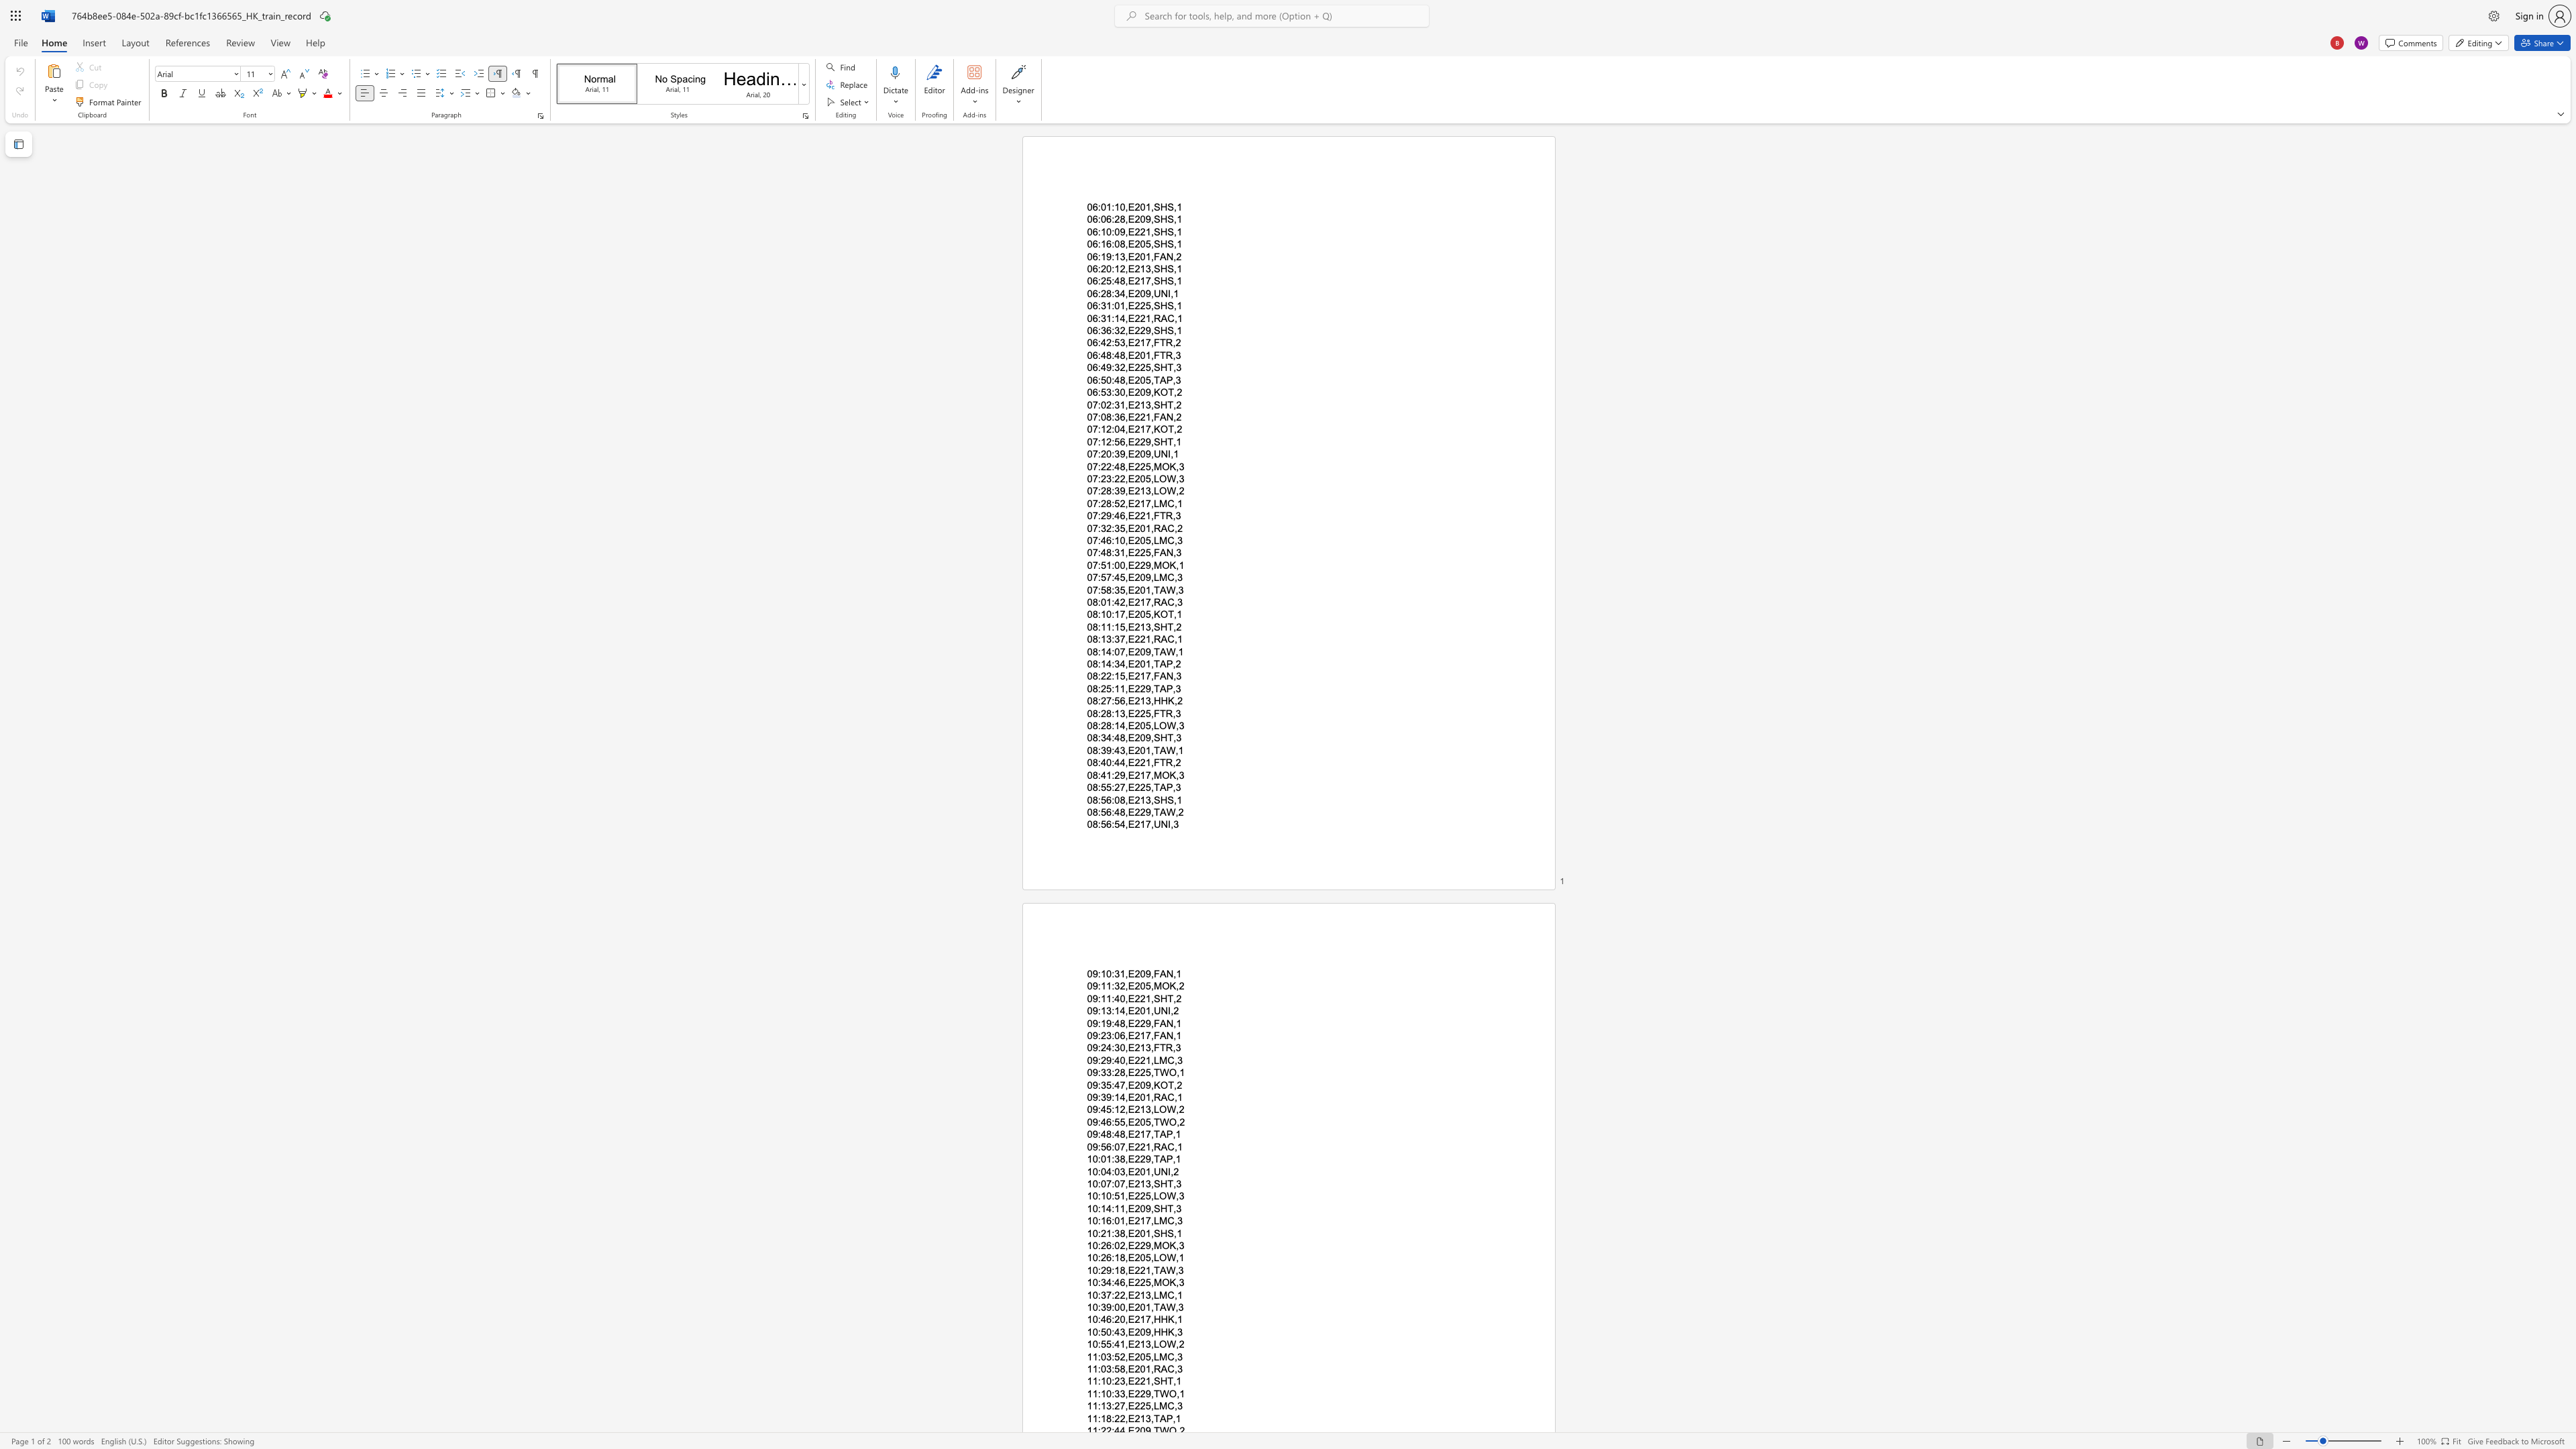 The width and height of the screenshot is (2576, 1449). I want to click on the space between the continuous character "9" and "," in the text, so click(1149, 1159).